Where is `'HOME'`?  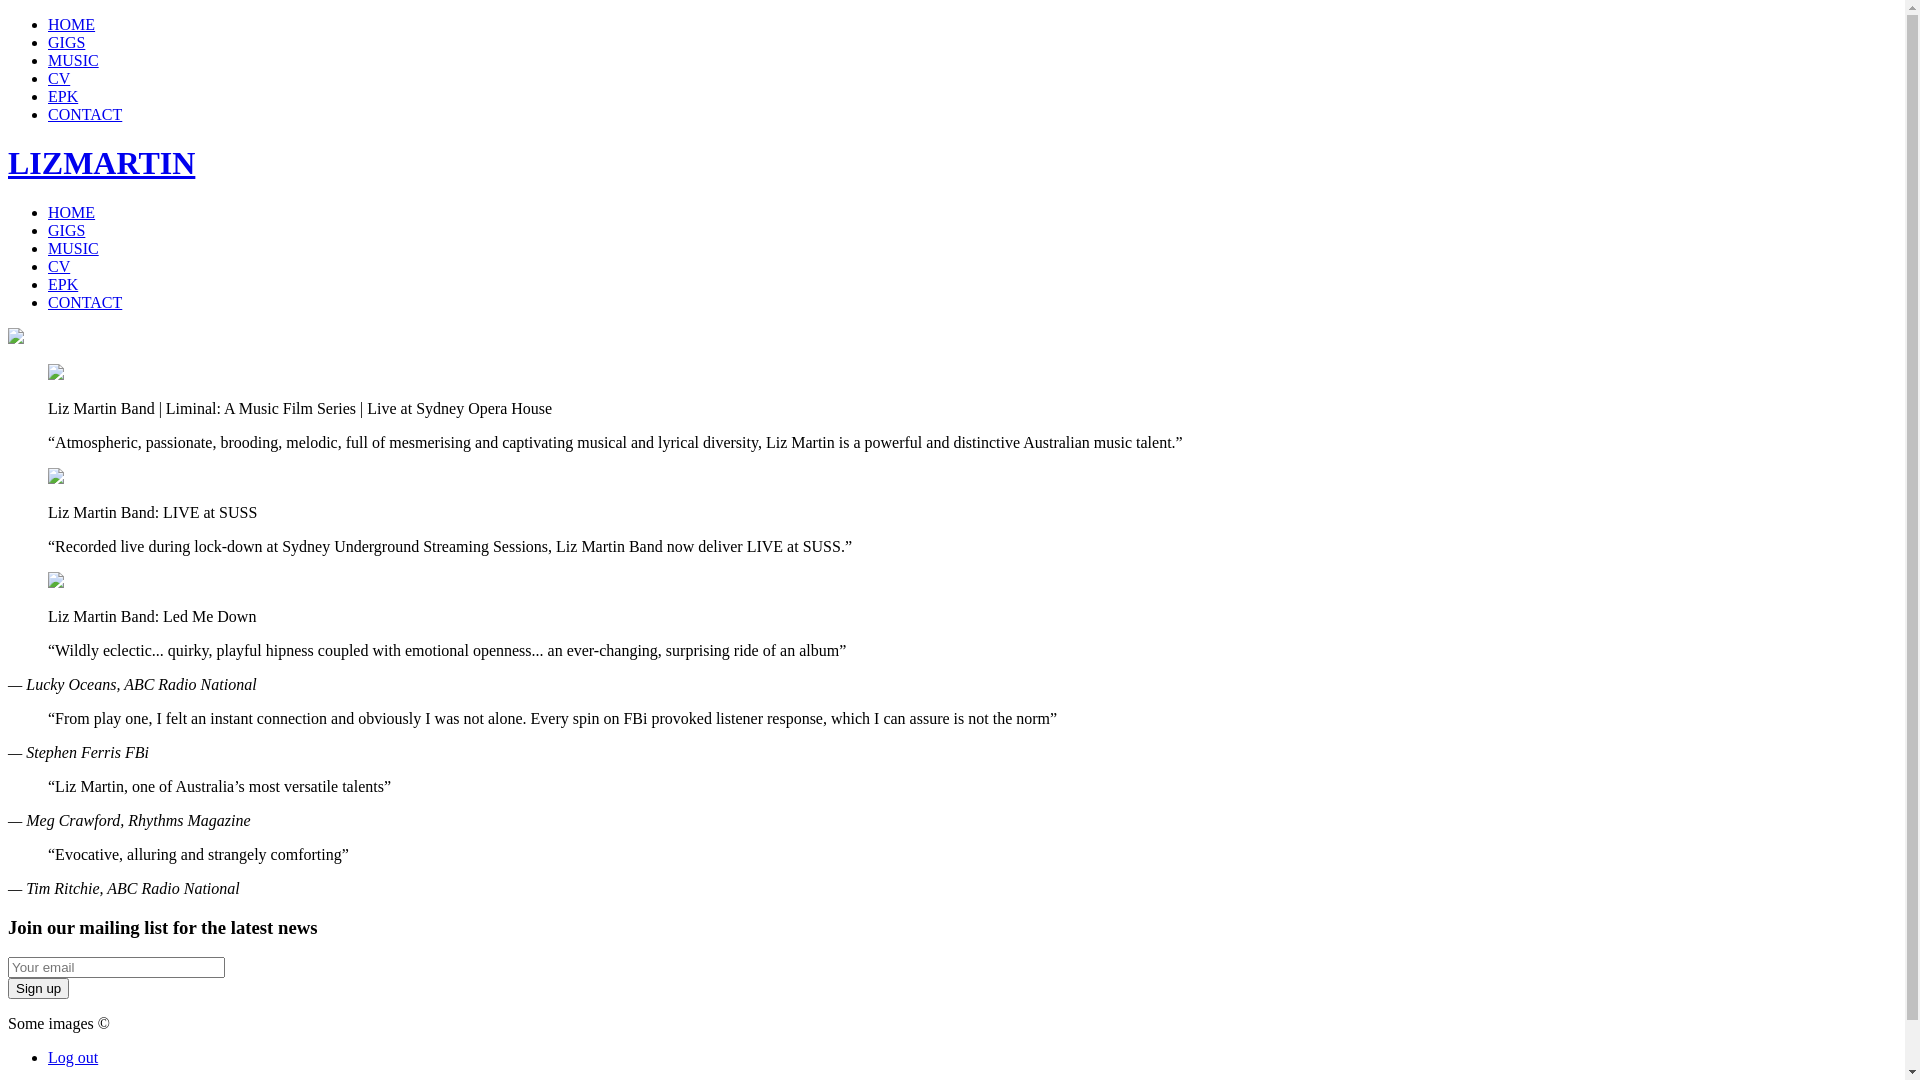
'HOME' is located at coordinates (71, 212).